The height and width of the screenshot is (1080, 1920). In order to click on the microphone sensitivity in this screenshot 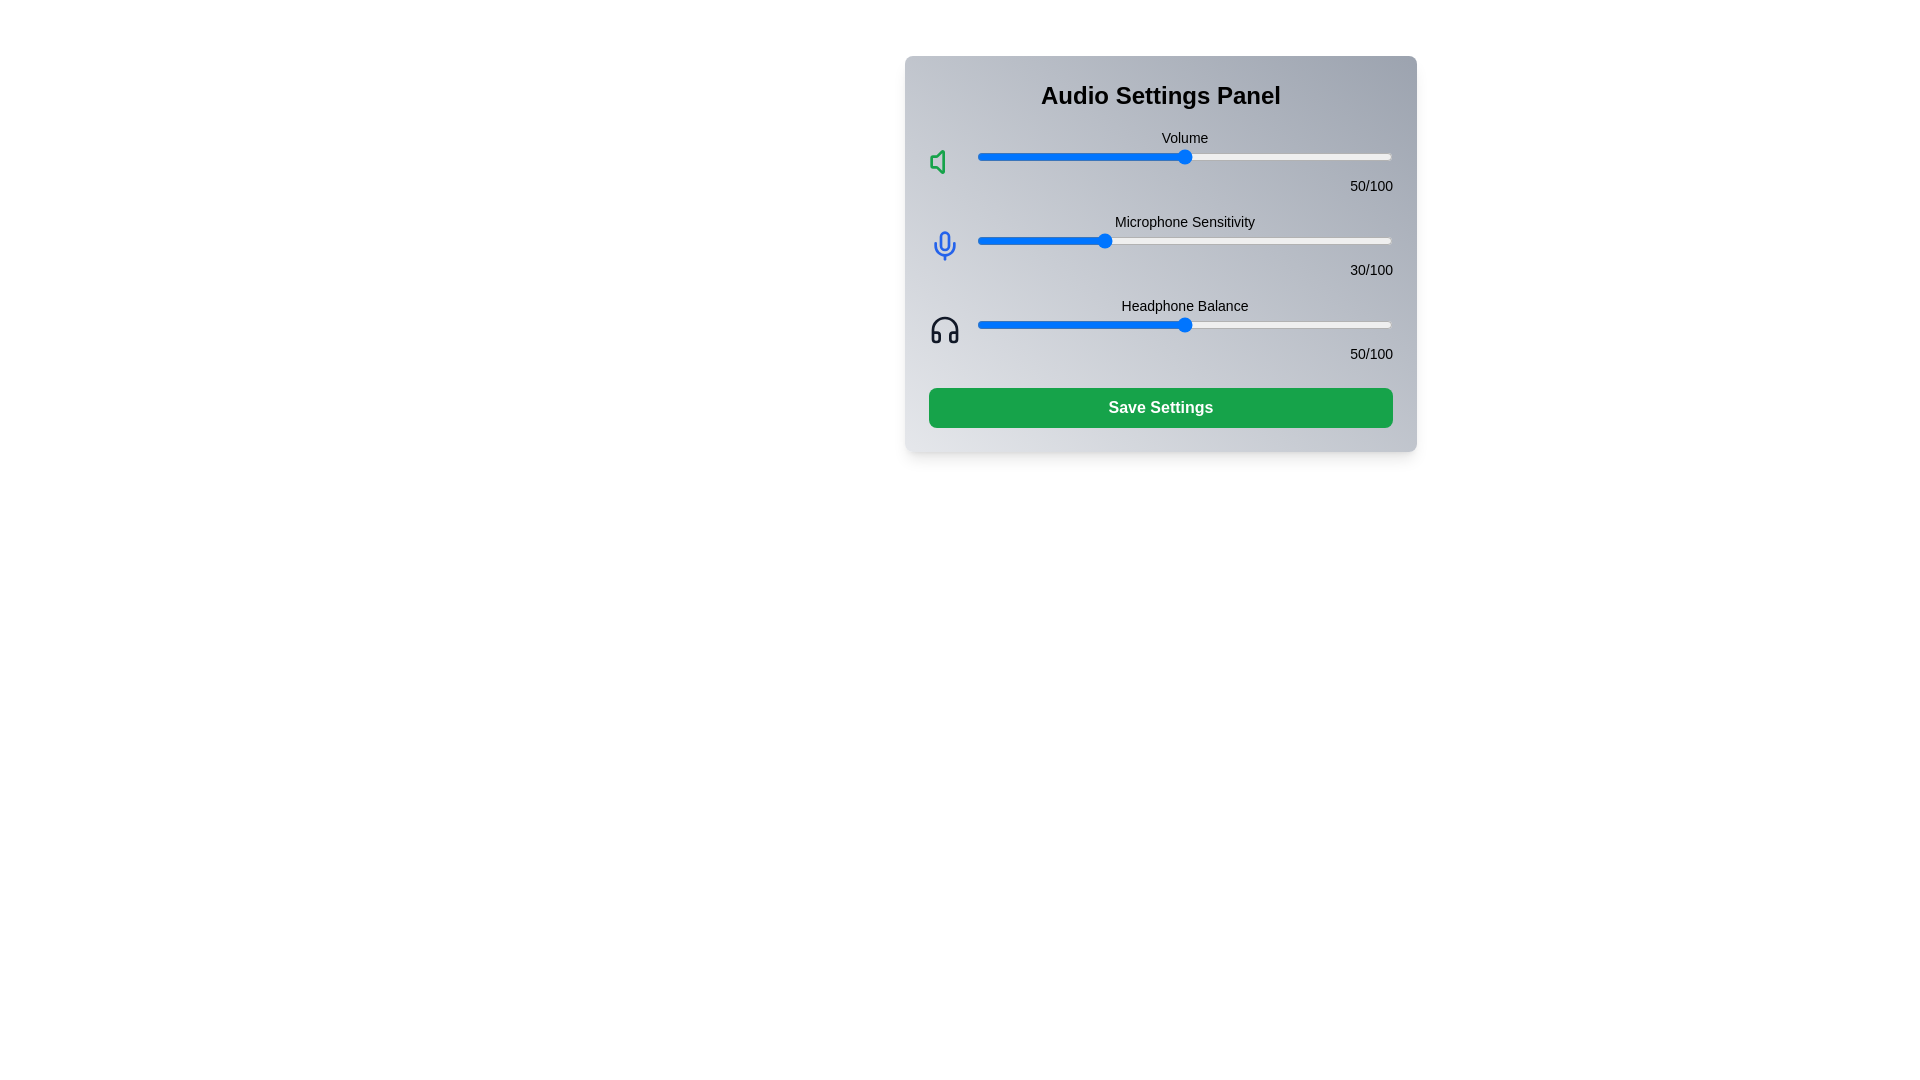, I will do `click(1122, 239)`.